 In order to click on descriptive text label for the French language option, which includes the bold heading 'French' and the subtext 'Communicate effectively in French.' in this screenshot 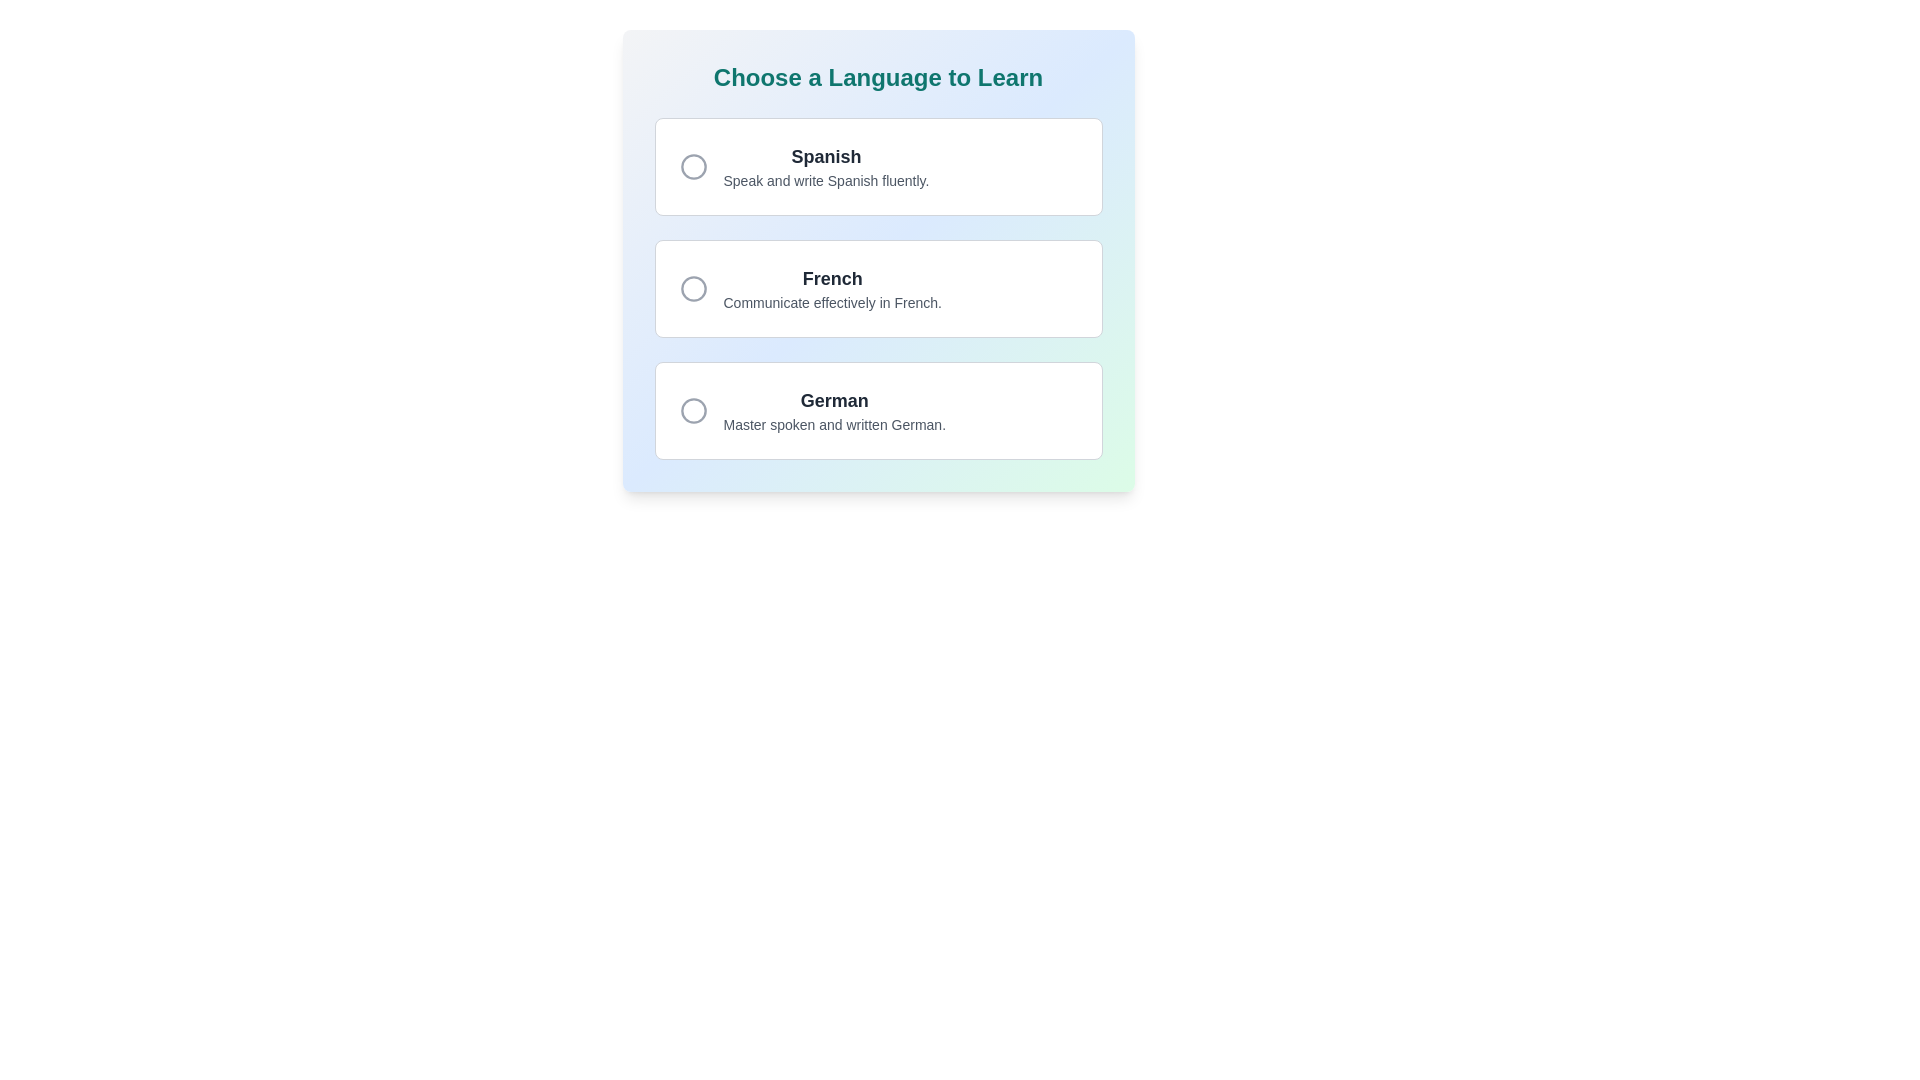, I will do `click(832, 289)`.